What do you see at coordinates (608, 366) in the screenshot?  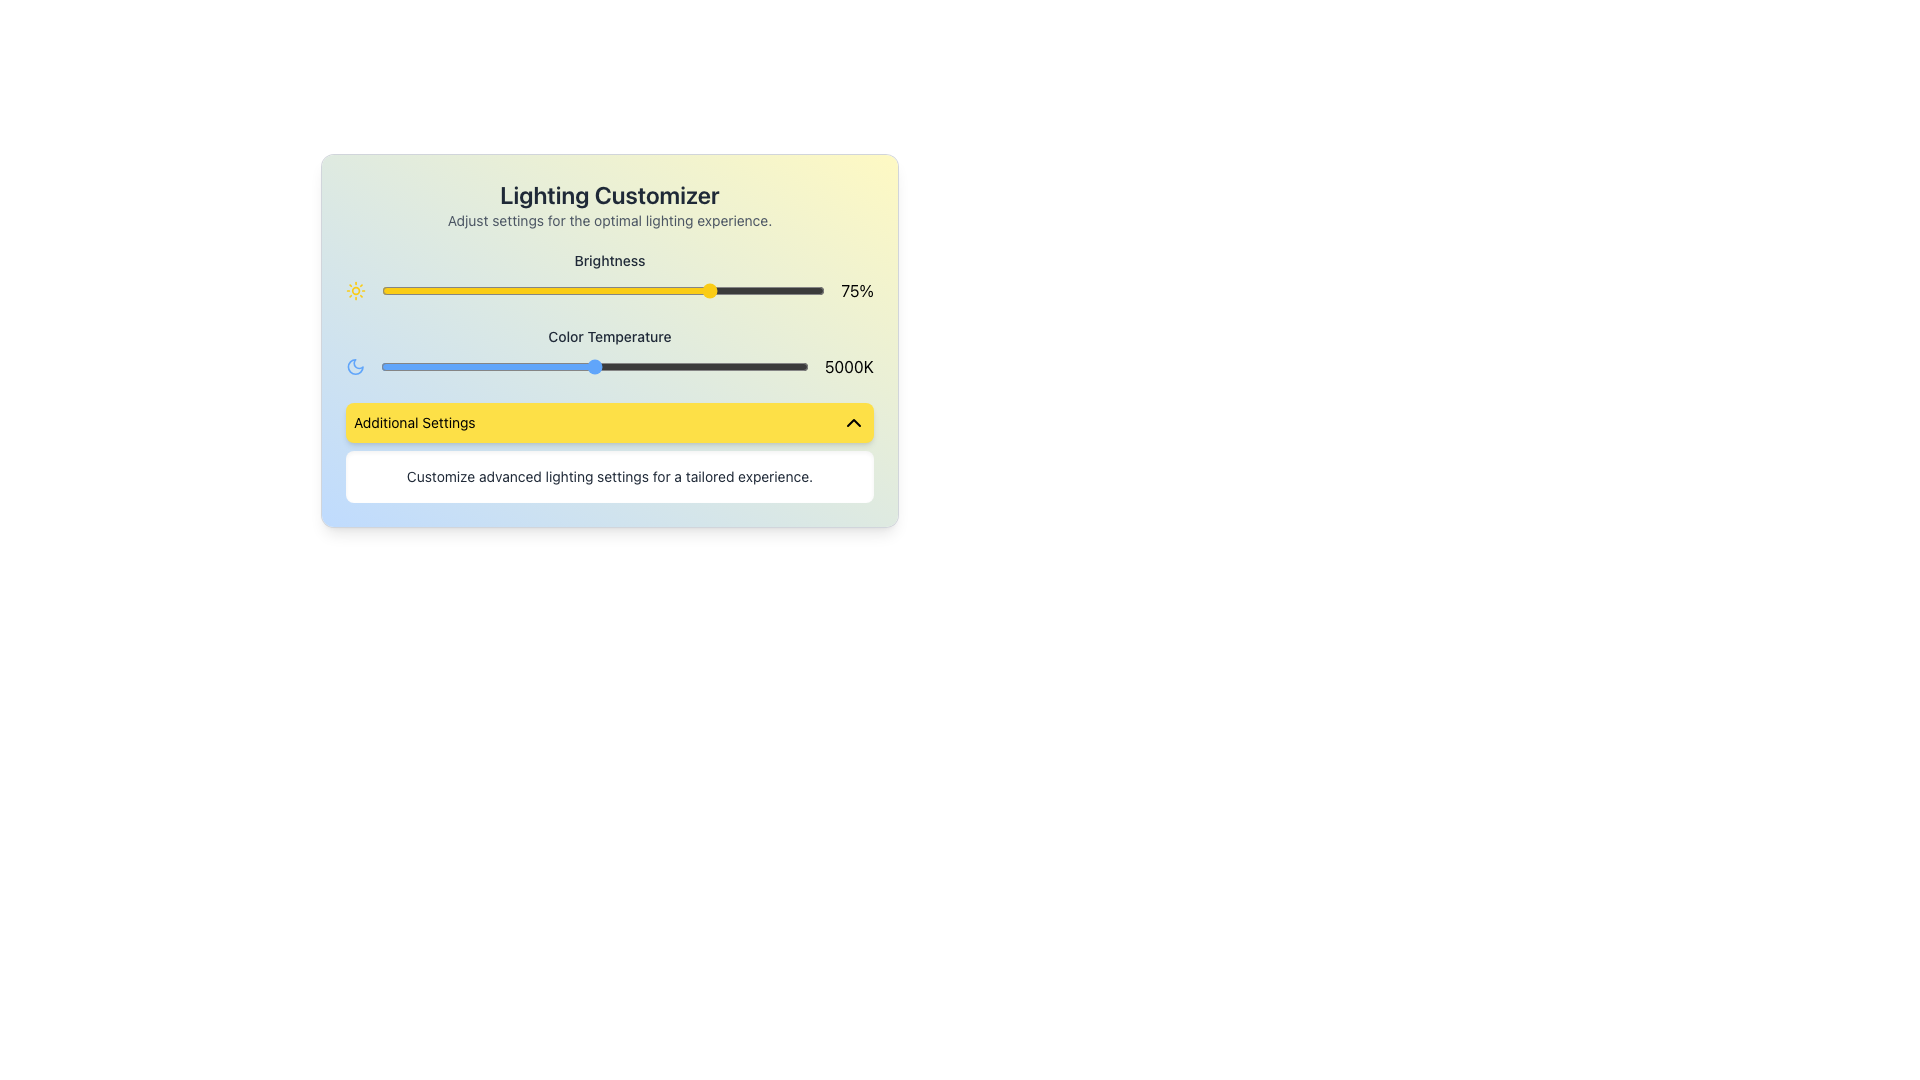 I see `the text label displaying '5000K', which is located to the right of the 'Color Temperature' slider control` at bounding box center [608, 366].